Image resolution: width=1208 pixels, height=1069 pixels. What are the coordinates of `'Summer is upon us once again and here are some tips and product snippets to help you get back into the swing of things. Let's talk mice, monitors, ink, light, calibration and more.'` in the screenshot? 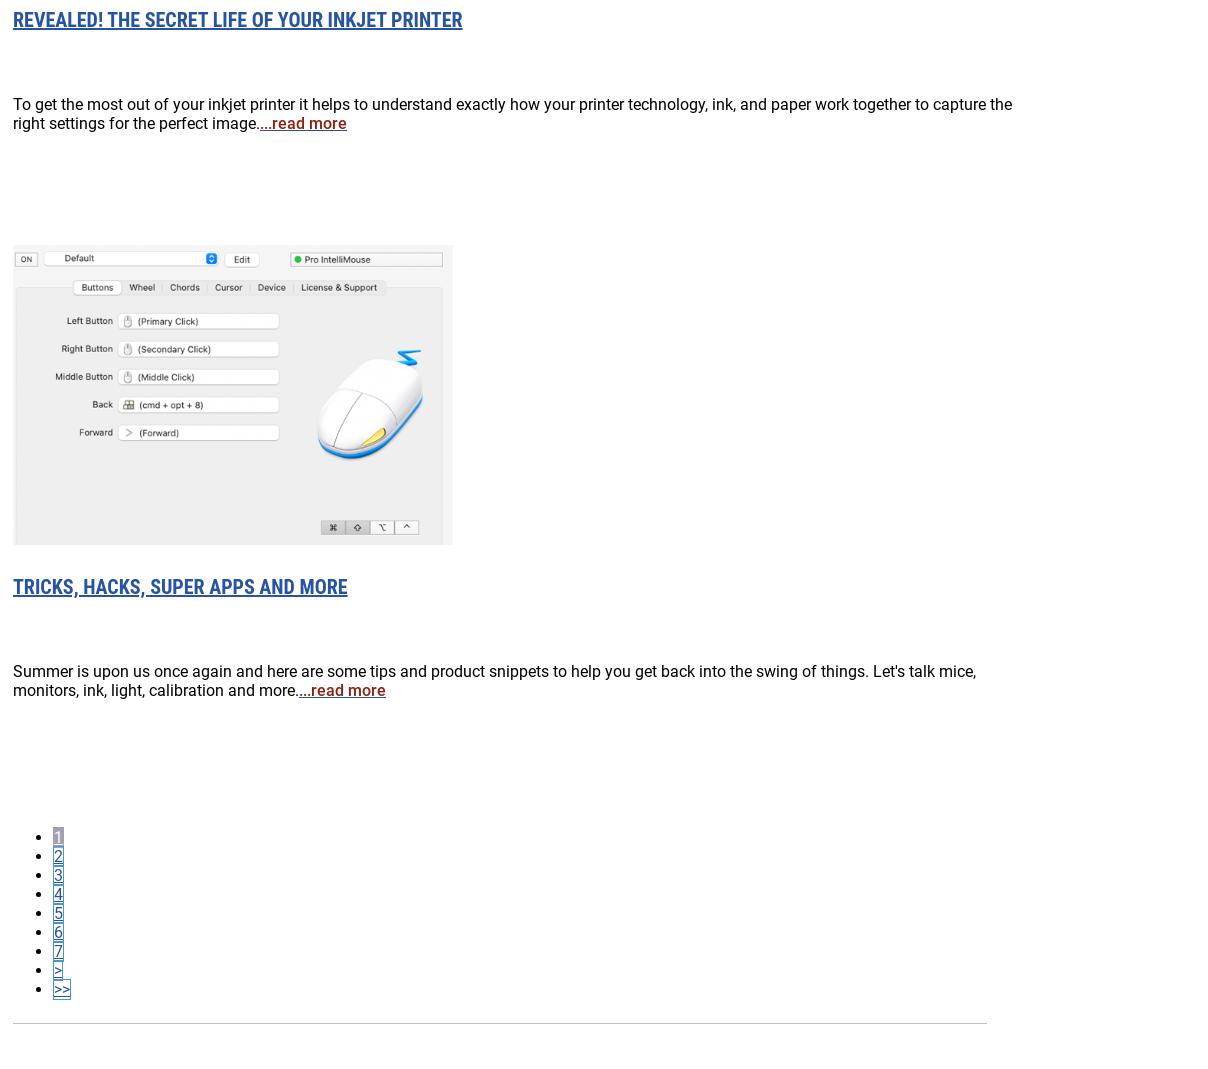 It's located at (494, 678).